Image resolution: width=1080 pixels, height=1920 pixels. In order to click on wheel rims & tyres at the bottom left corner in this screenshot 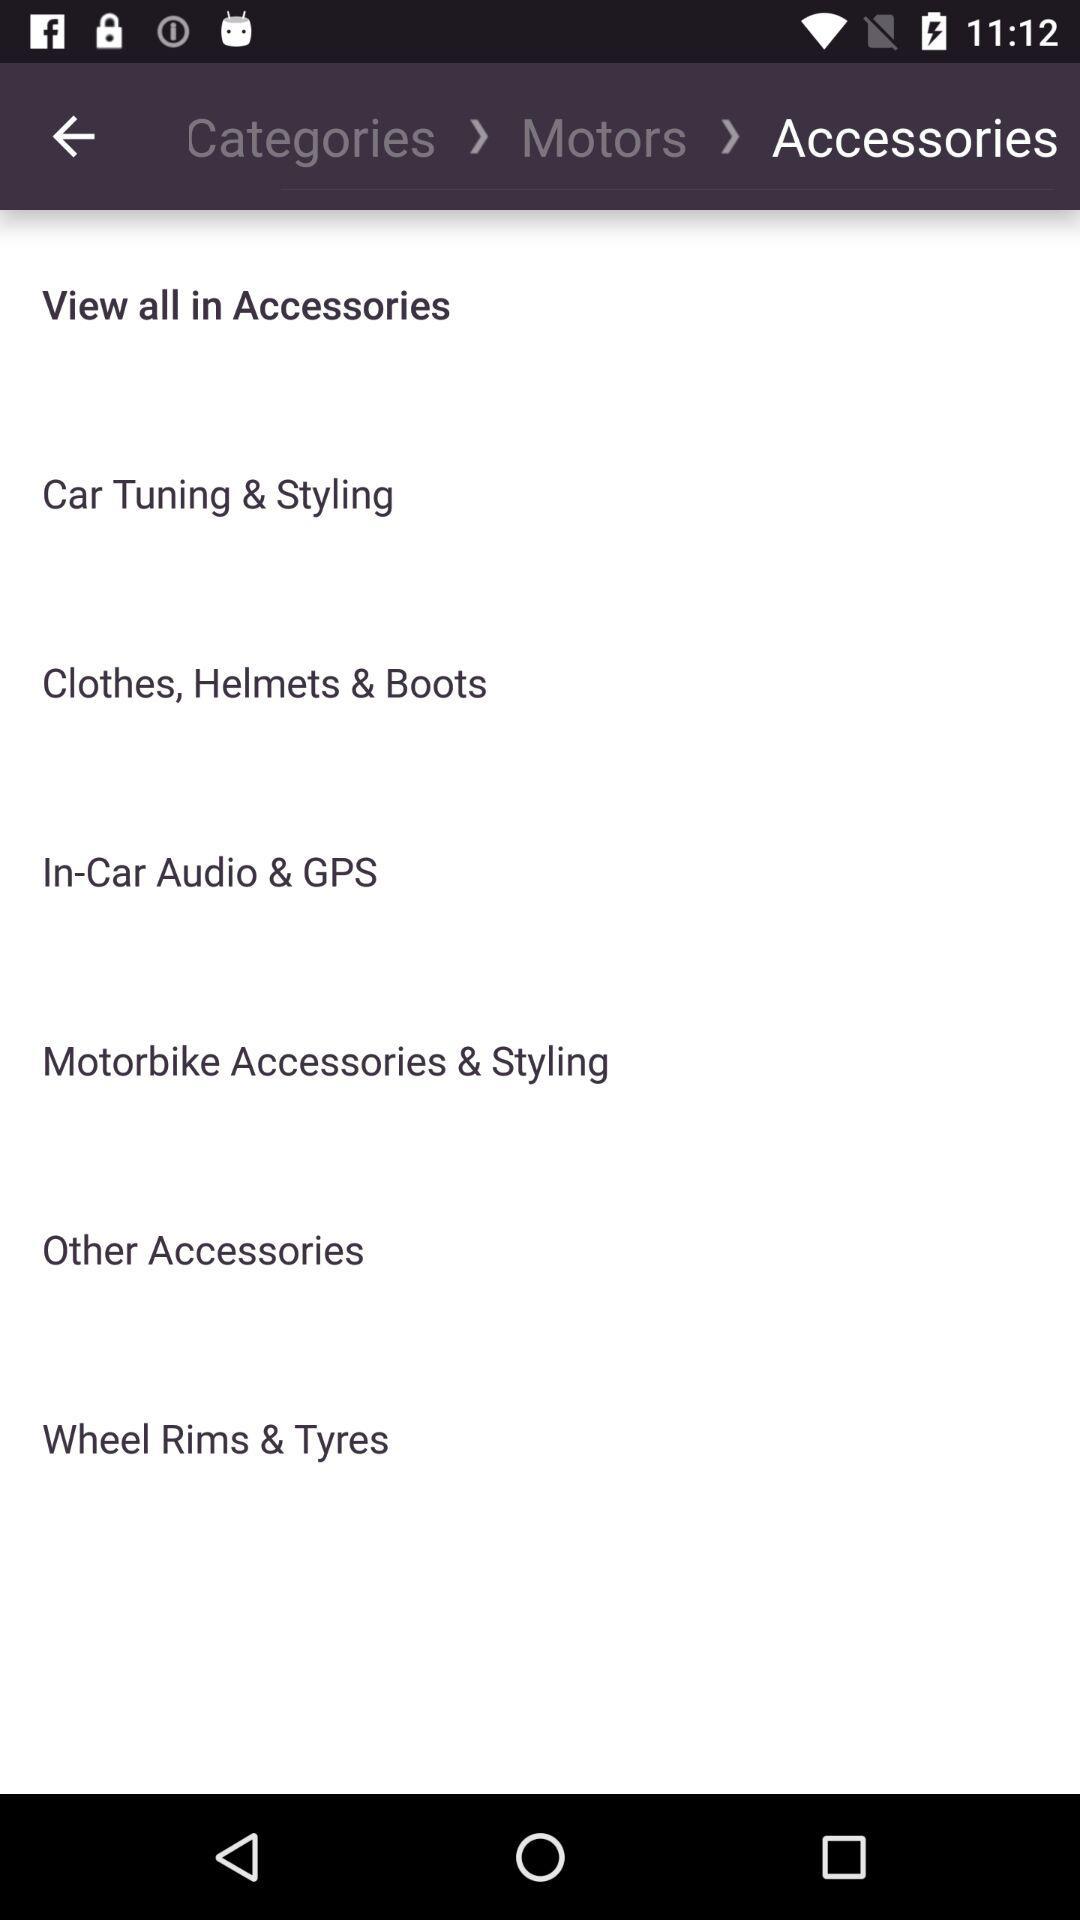, I will do `click(215, 1437)`.